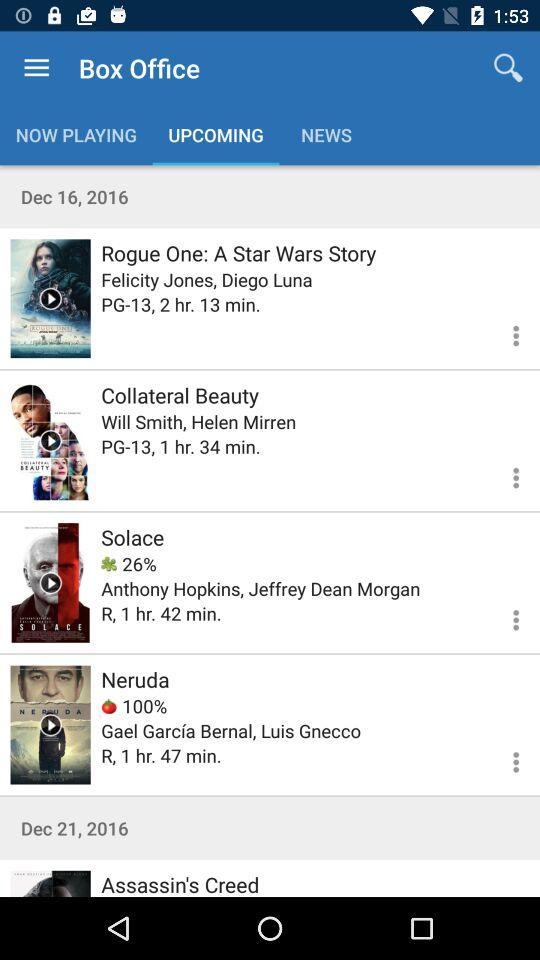 The image size is (540, 960). Describe the element at coordinates (238, 252) in the screenshot. I see `the icon above the felicity jones diego icon` at that location.